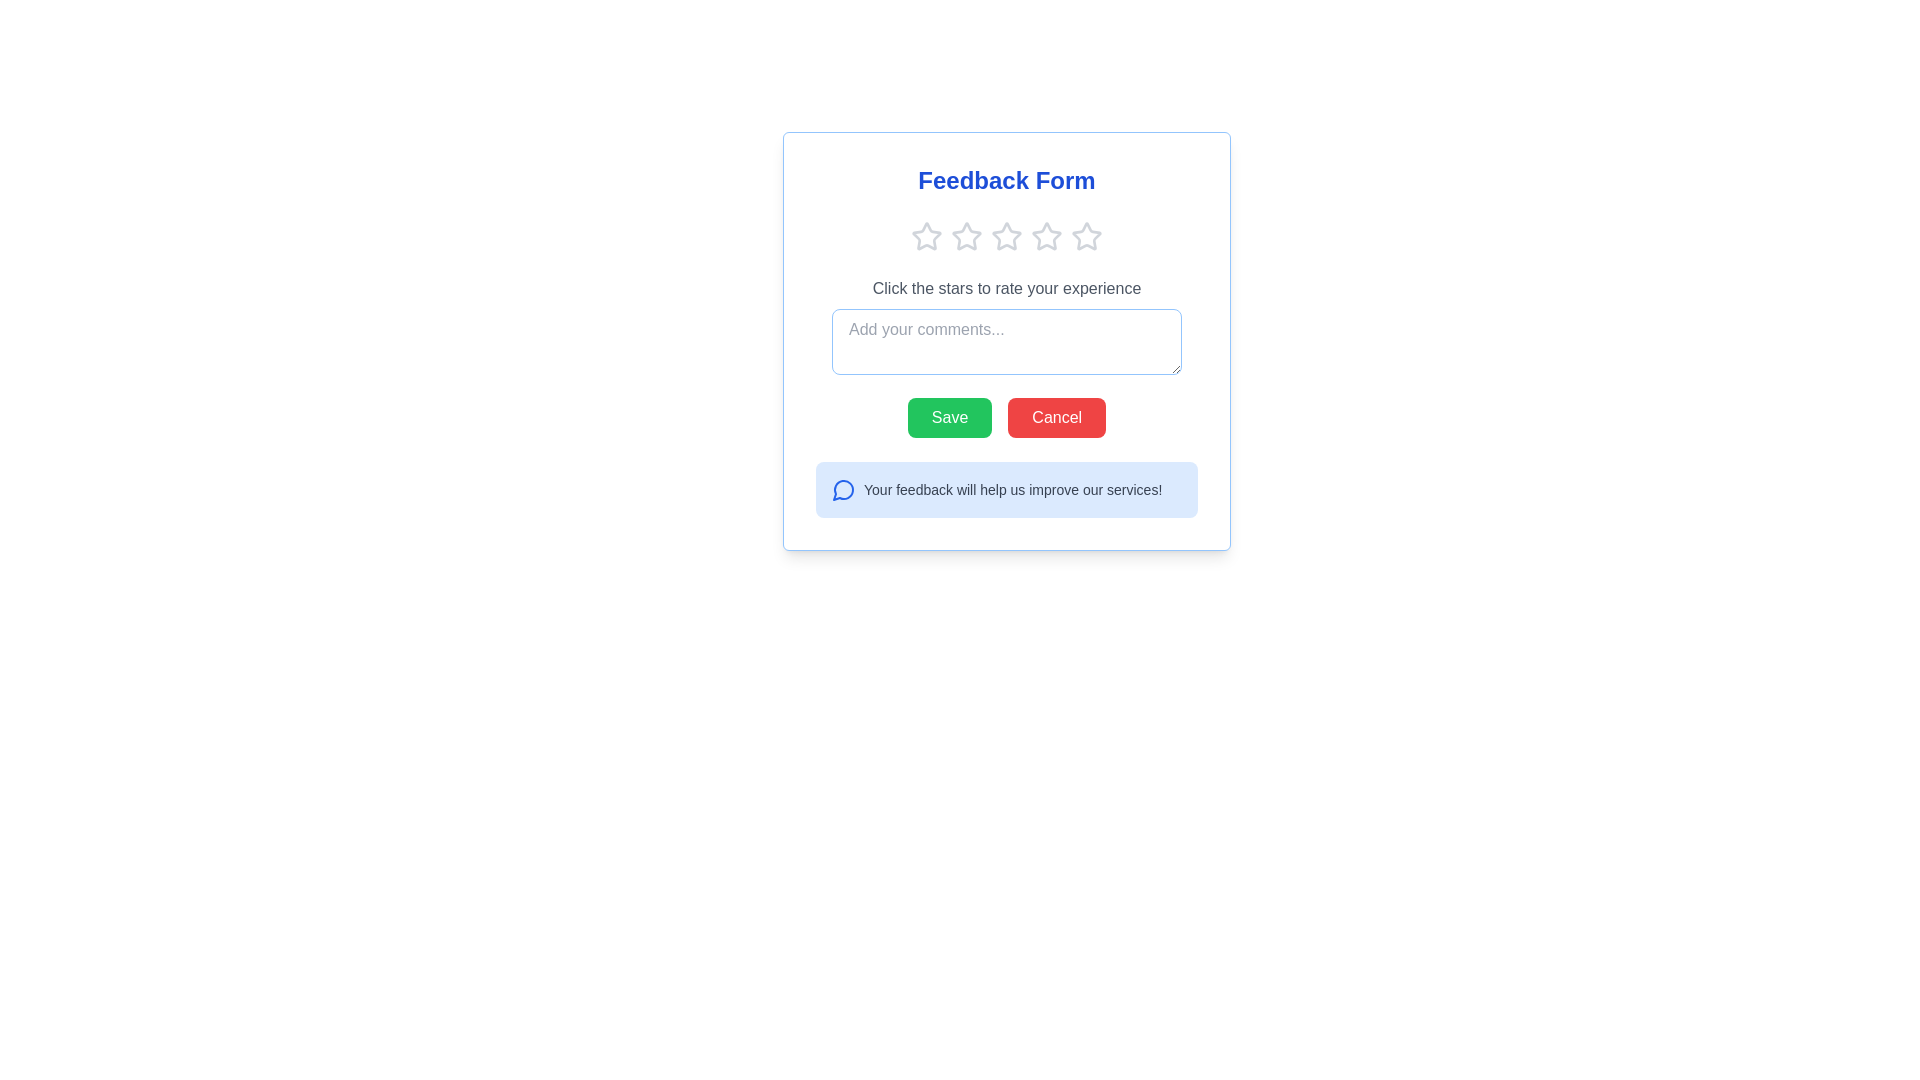 The width and height of the screenshot is (1920, 1080). I want to click on the 'Cancel' button located on the lower right of the form interface, so click(1056, 416).